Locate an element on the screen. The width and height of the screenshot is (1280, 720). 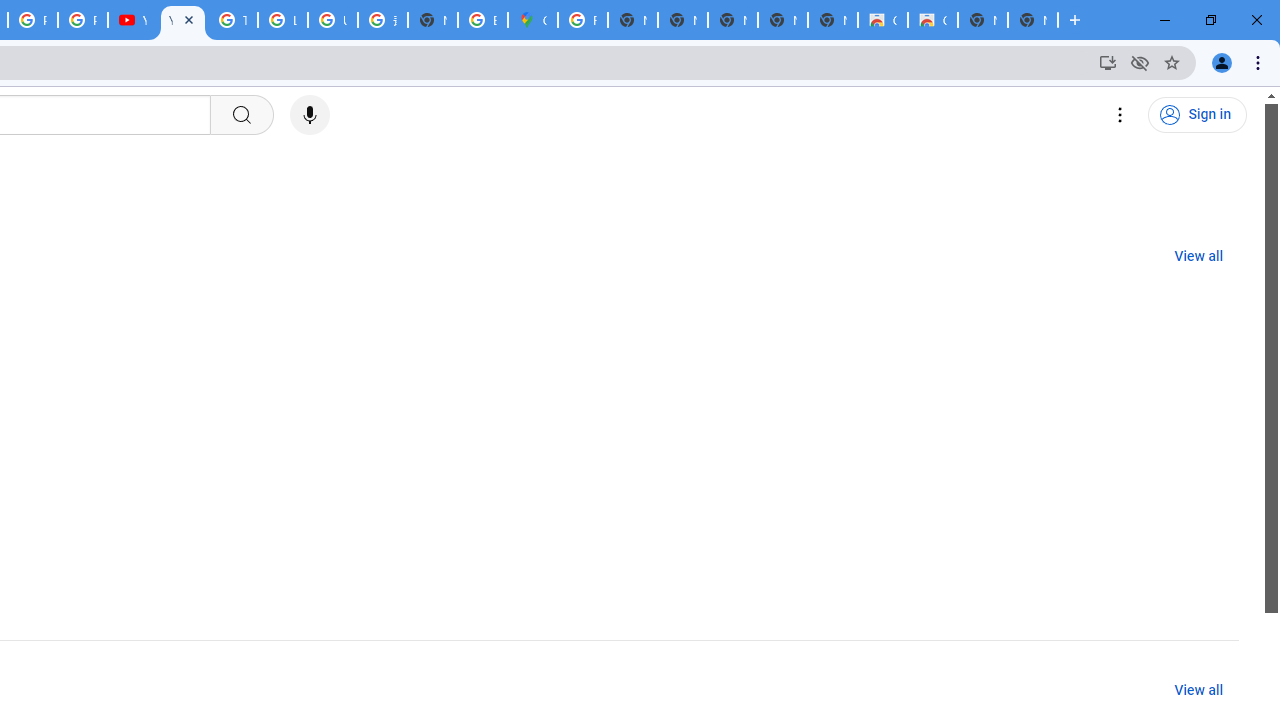
'YouTube' is located at coordinates (131, 20).